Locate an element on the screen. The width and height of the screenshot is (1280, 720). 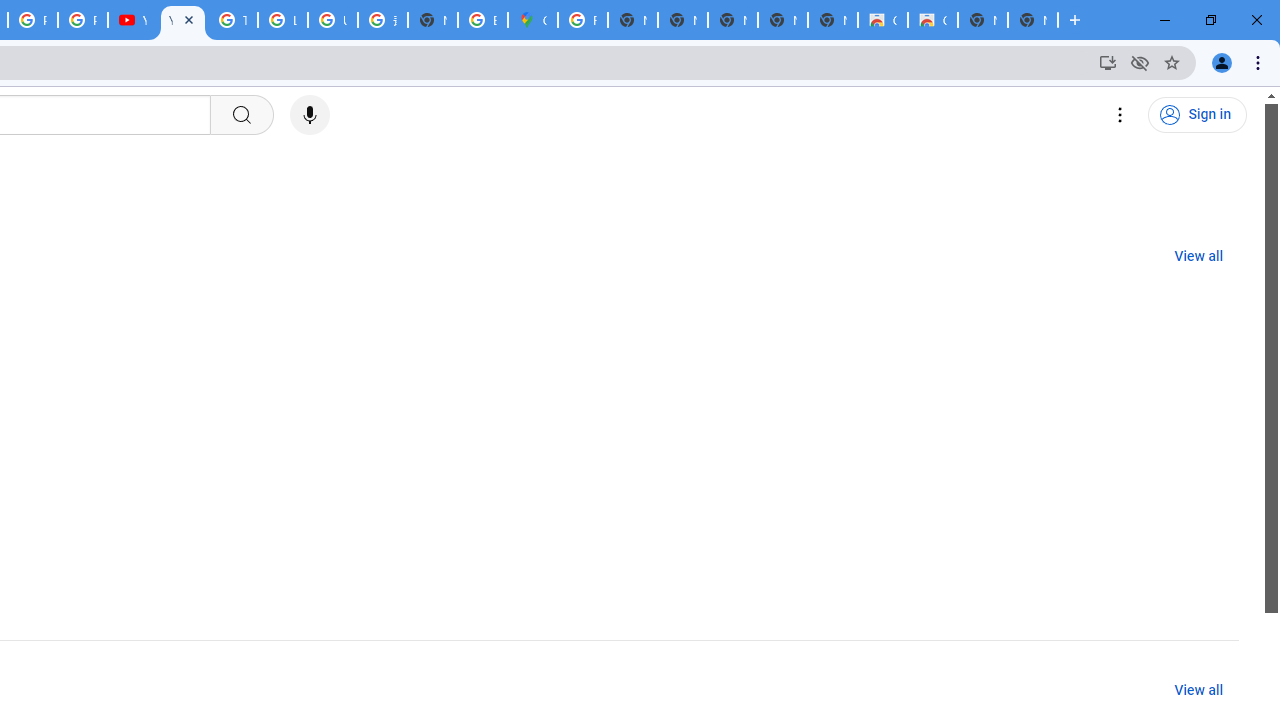
'YouTube' is located at coordinates (131, 20).